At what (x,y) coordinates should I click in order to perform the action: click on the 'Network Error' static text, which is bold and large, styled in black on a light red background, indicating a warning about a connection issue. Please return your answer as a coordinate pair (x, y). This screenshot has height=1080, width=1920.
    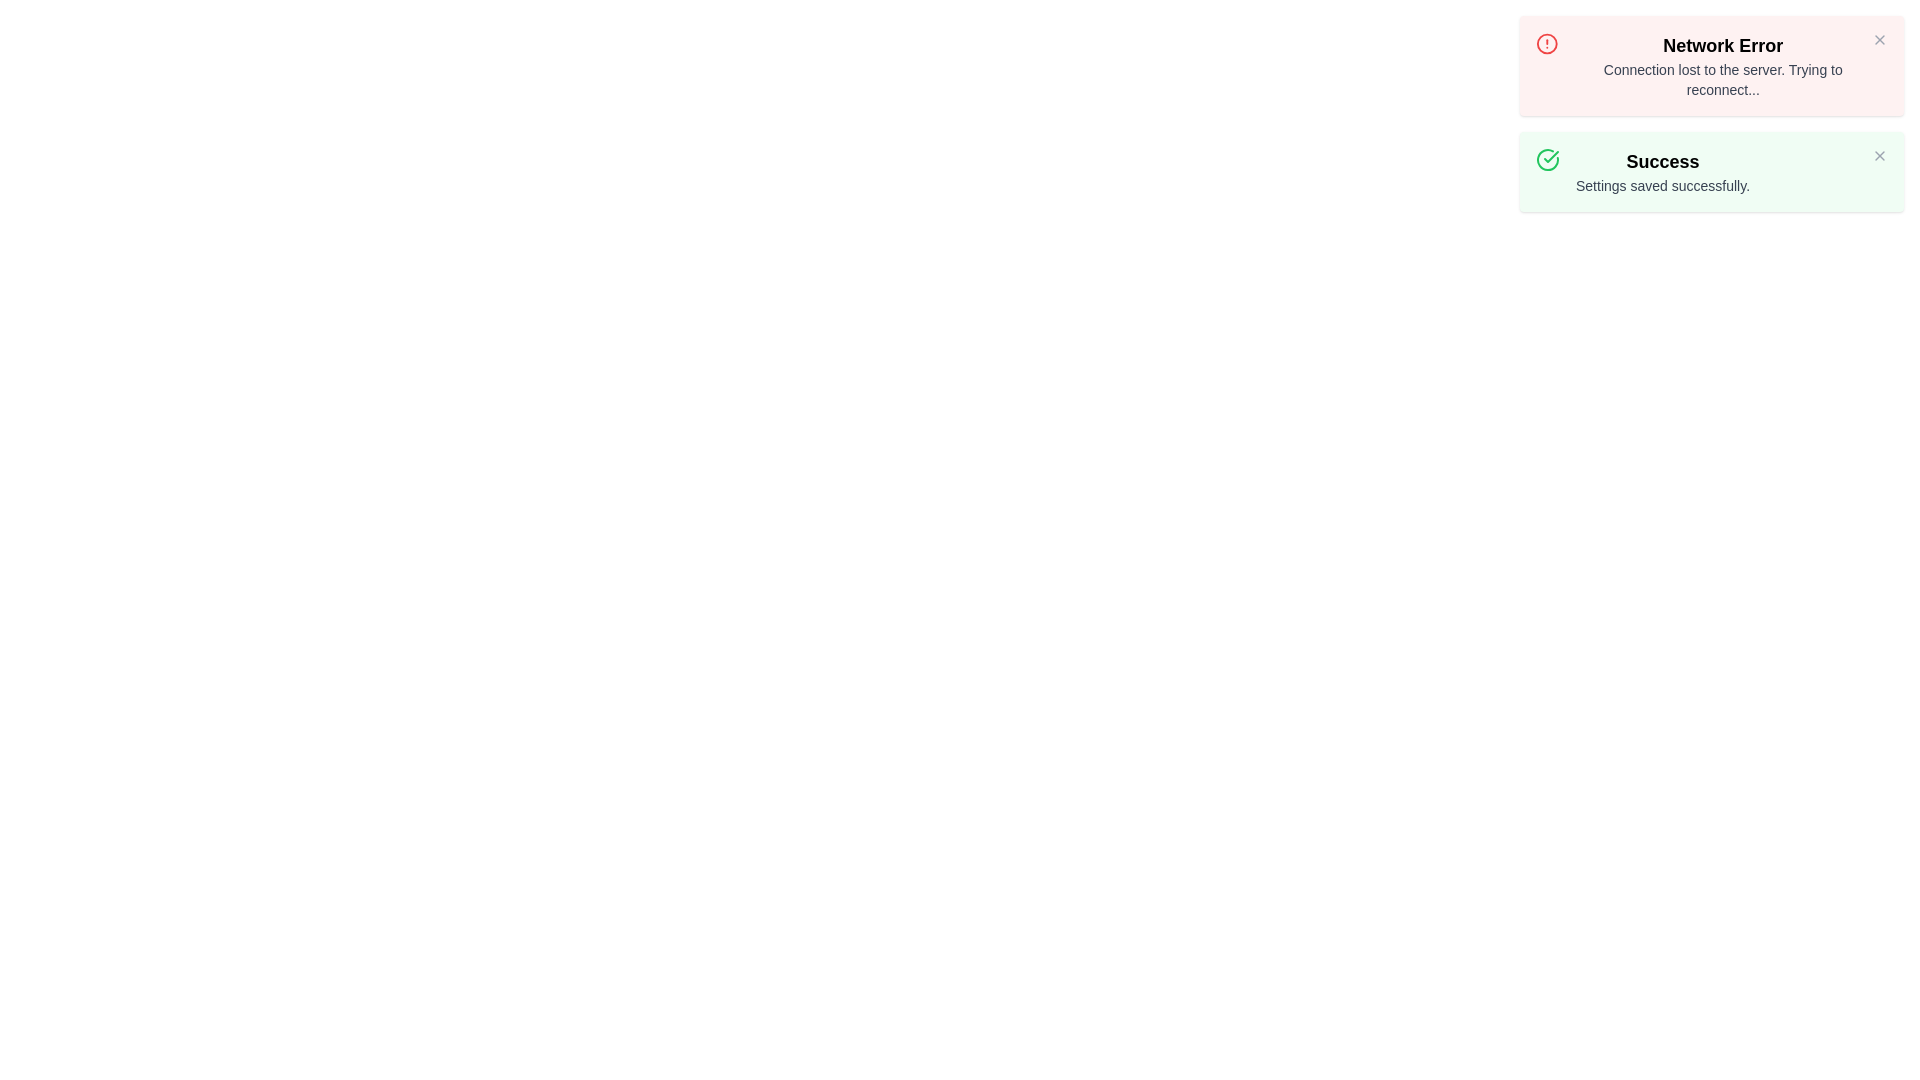
    Looking at the image, I should click on (1722, 45).